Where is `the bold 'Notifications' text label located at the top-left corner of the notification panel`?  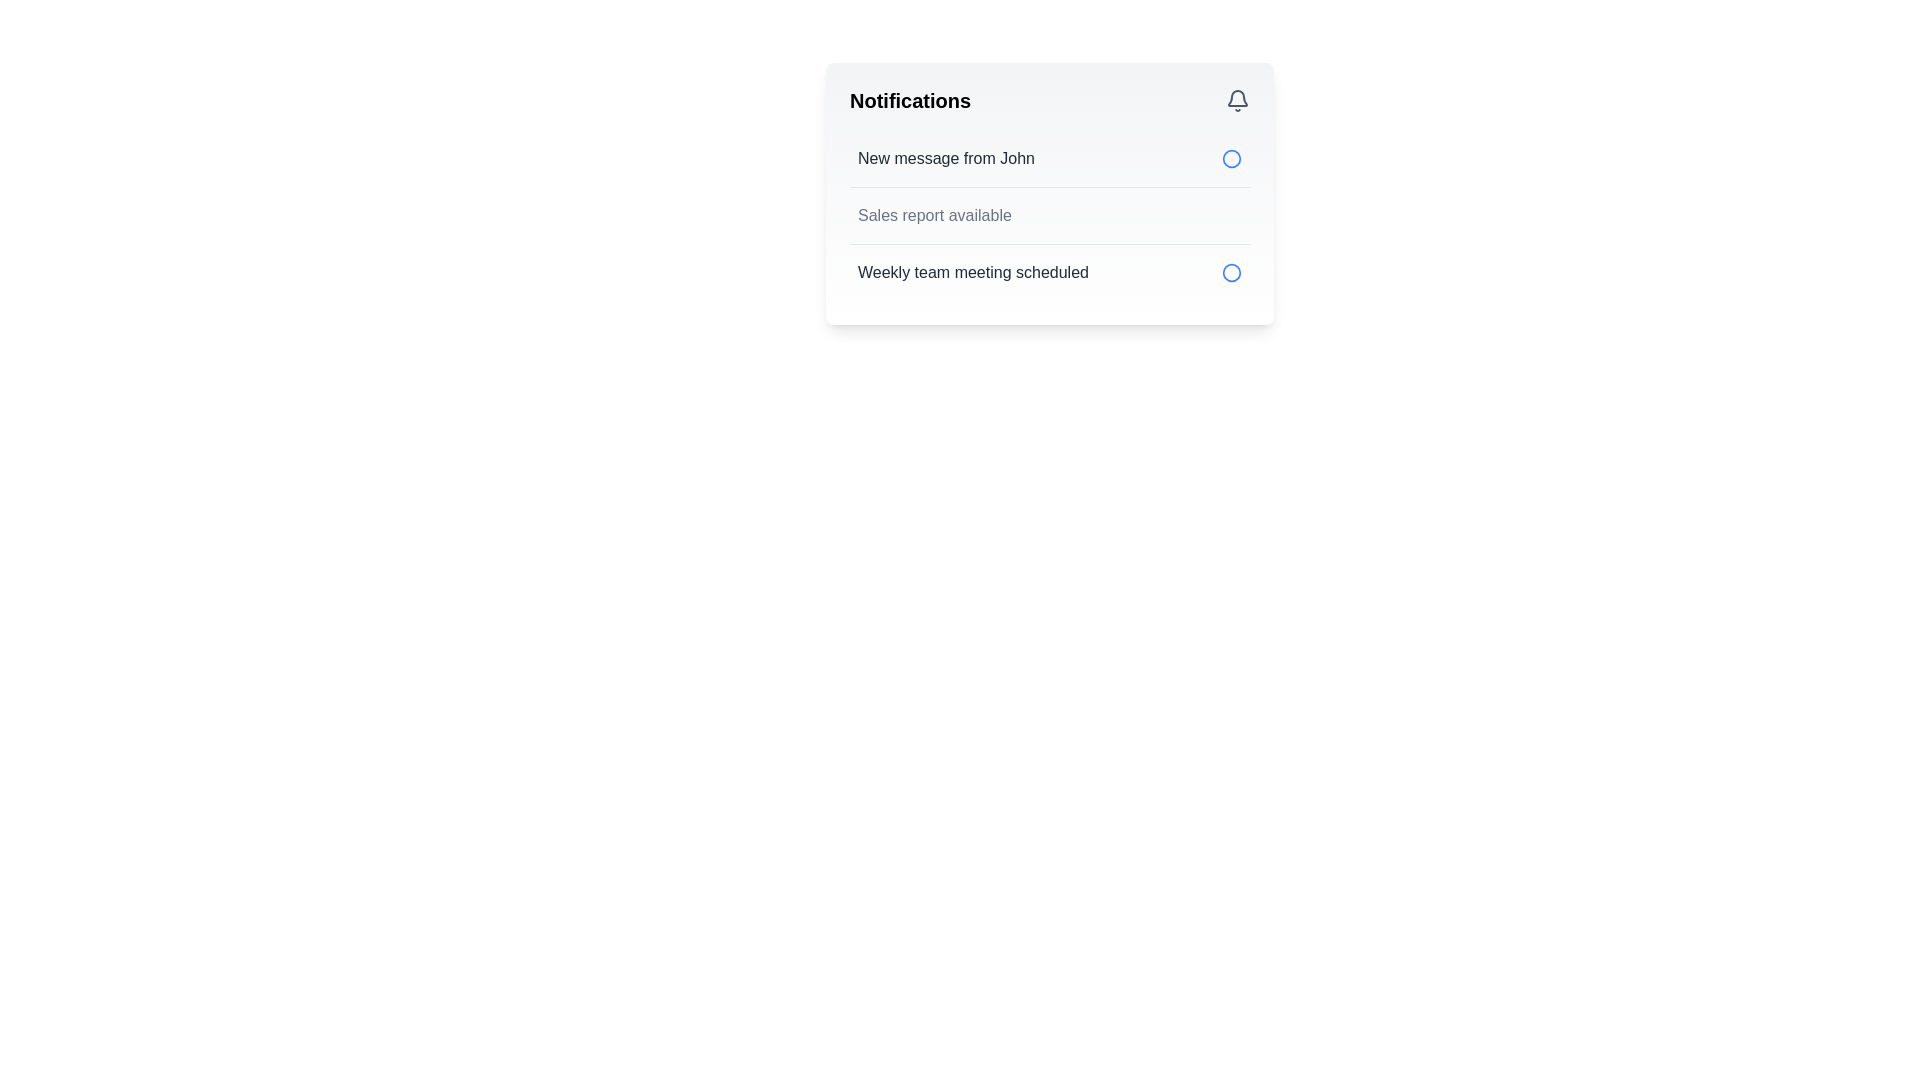
the bold 'Notifications' text label located at the top-left corner of the notification panel is located at coordinates (909, 100).